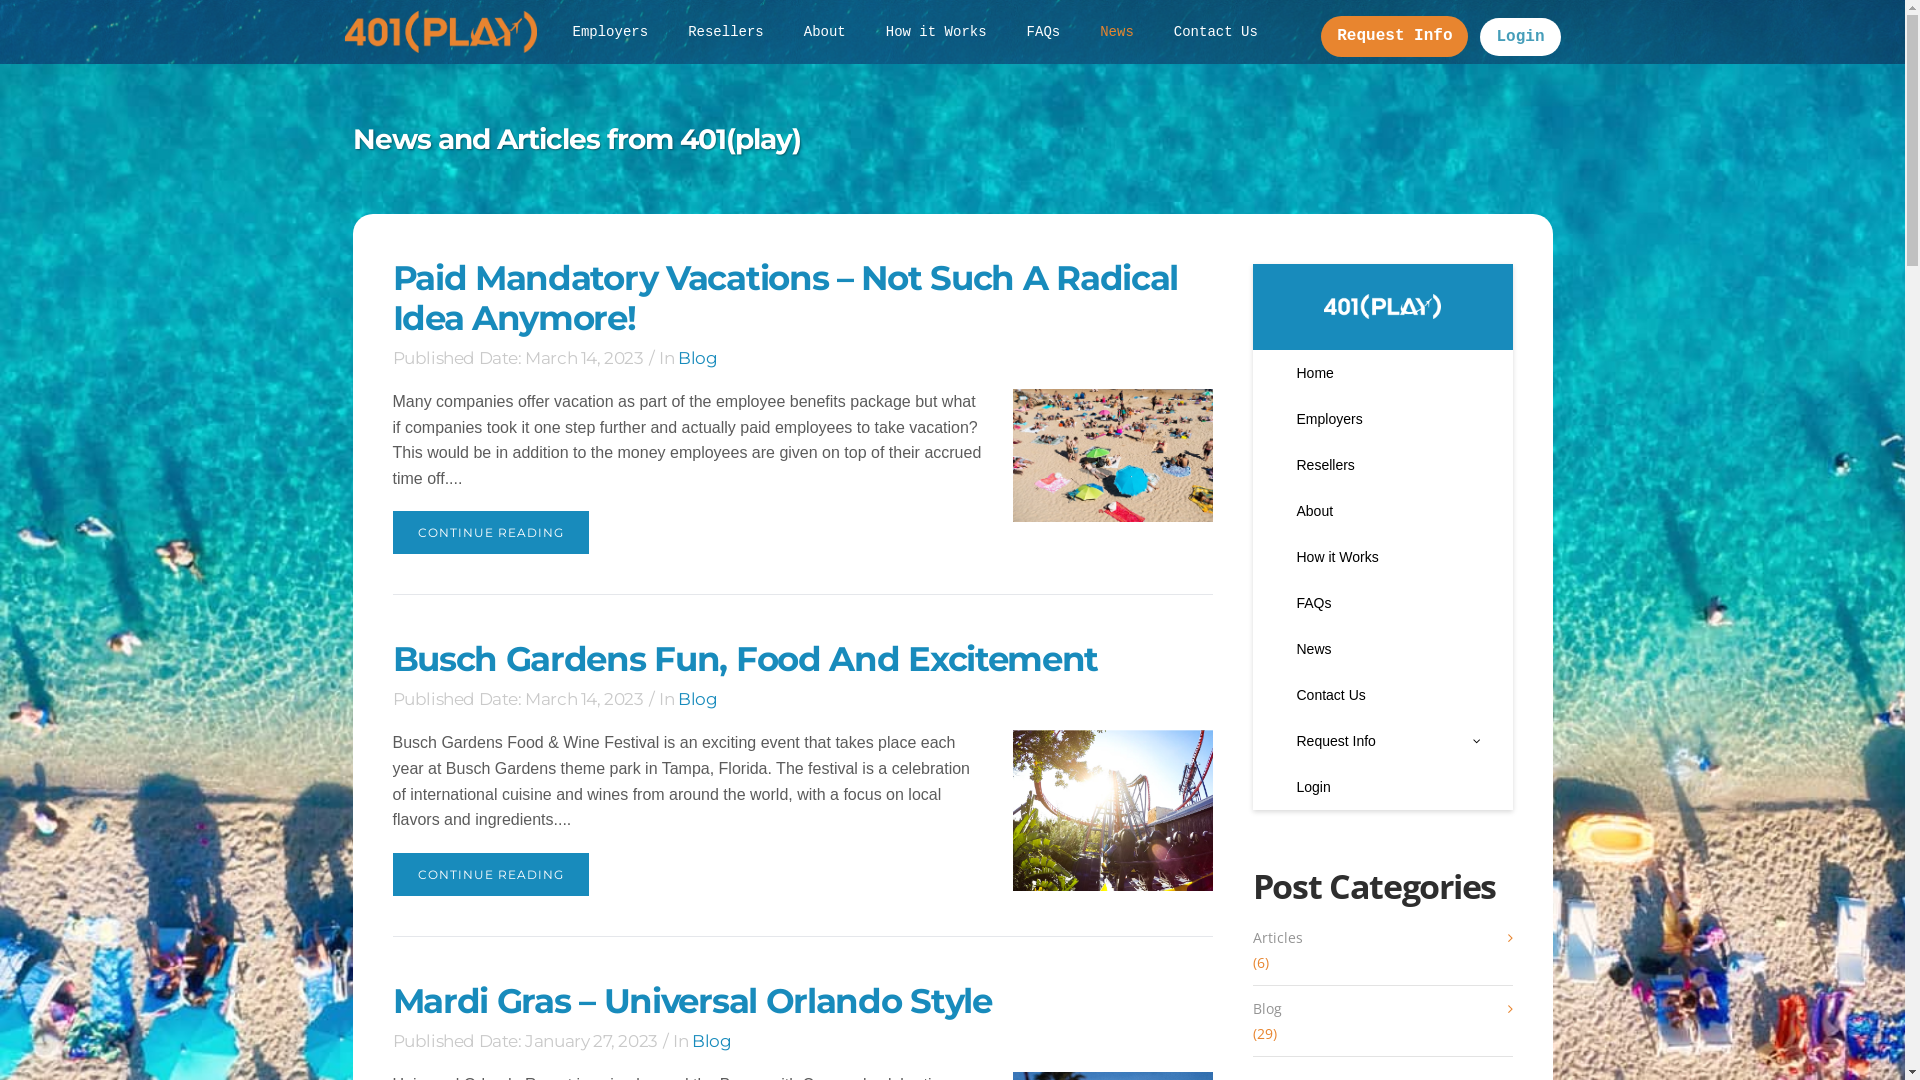 This screenshot has height=1080, width=1920. I want to click on 'How it Works', so click(935, 31).